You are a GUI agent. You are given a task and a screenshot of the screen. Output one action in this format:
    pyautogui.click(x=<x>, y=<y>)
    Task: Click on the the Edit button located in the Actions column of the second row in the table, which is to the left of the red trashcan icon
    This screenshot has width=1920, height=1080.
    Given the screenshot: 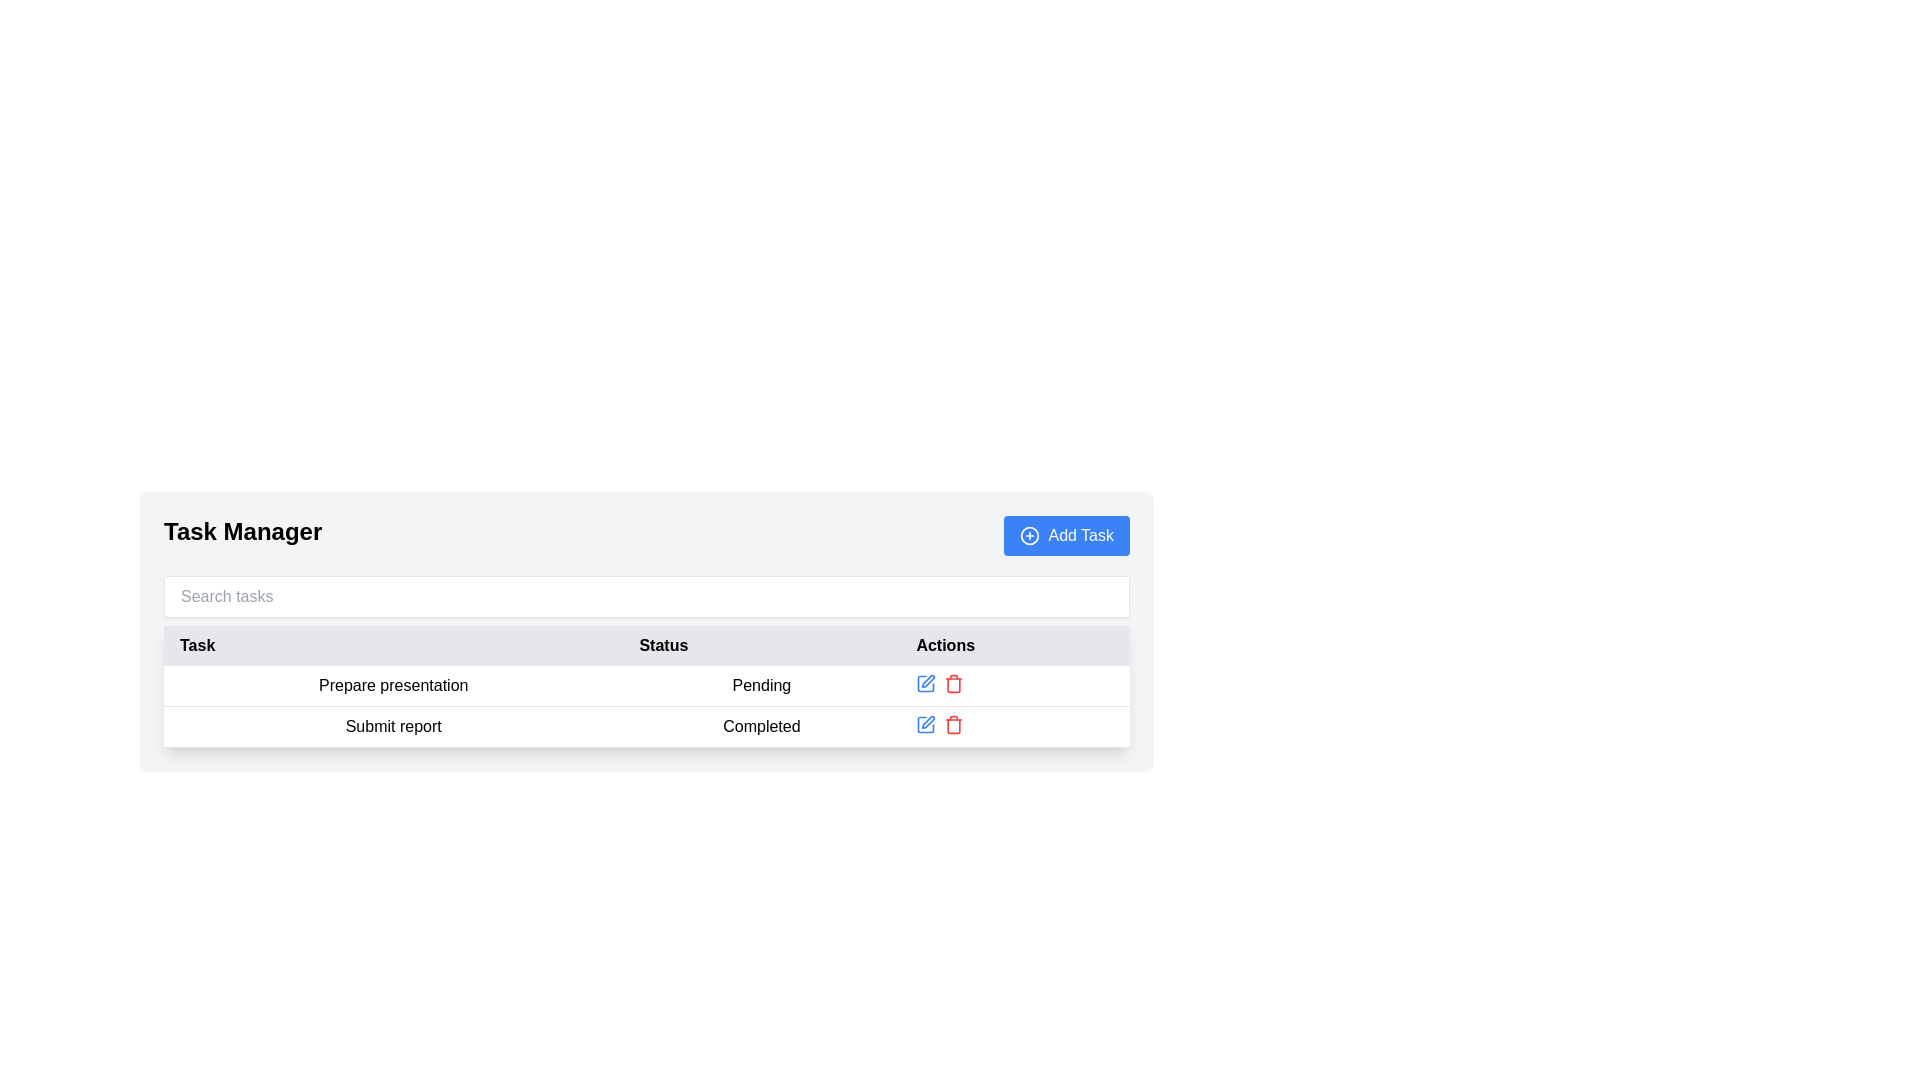 What is the action you would take?
    pyautogui.click(x=925, y=725)
    